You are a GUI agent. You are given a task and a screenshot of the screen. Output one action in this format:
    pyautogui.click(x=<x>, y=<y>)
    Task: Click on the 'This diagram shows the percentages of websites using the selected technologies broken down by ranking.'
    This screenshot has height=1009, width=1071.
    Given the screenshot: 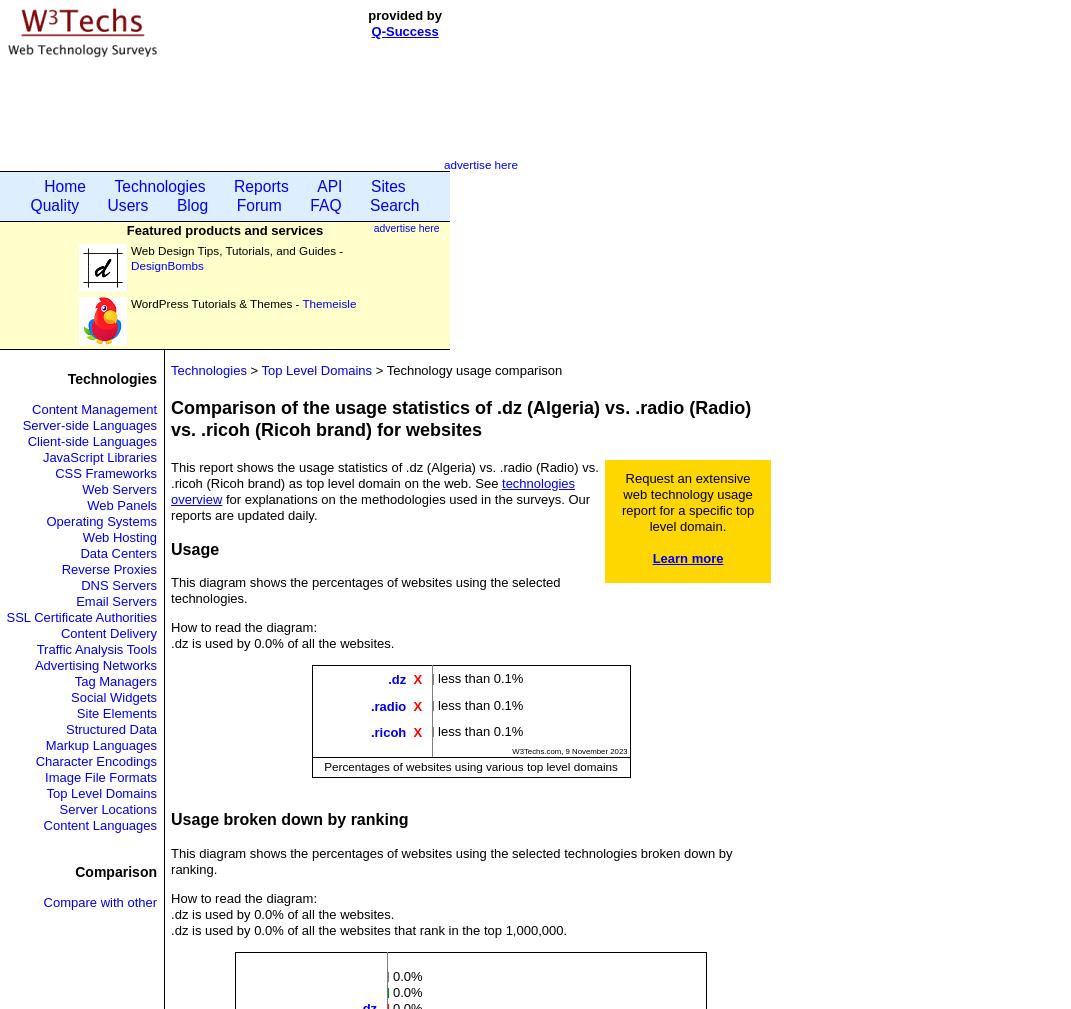 What is the action you would take?
    pyautogui.click(x=451, y=860)
    